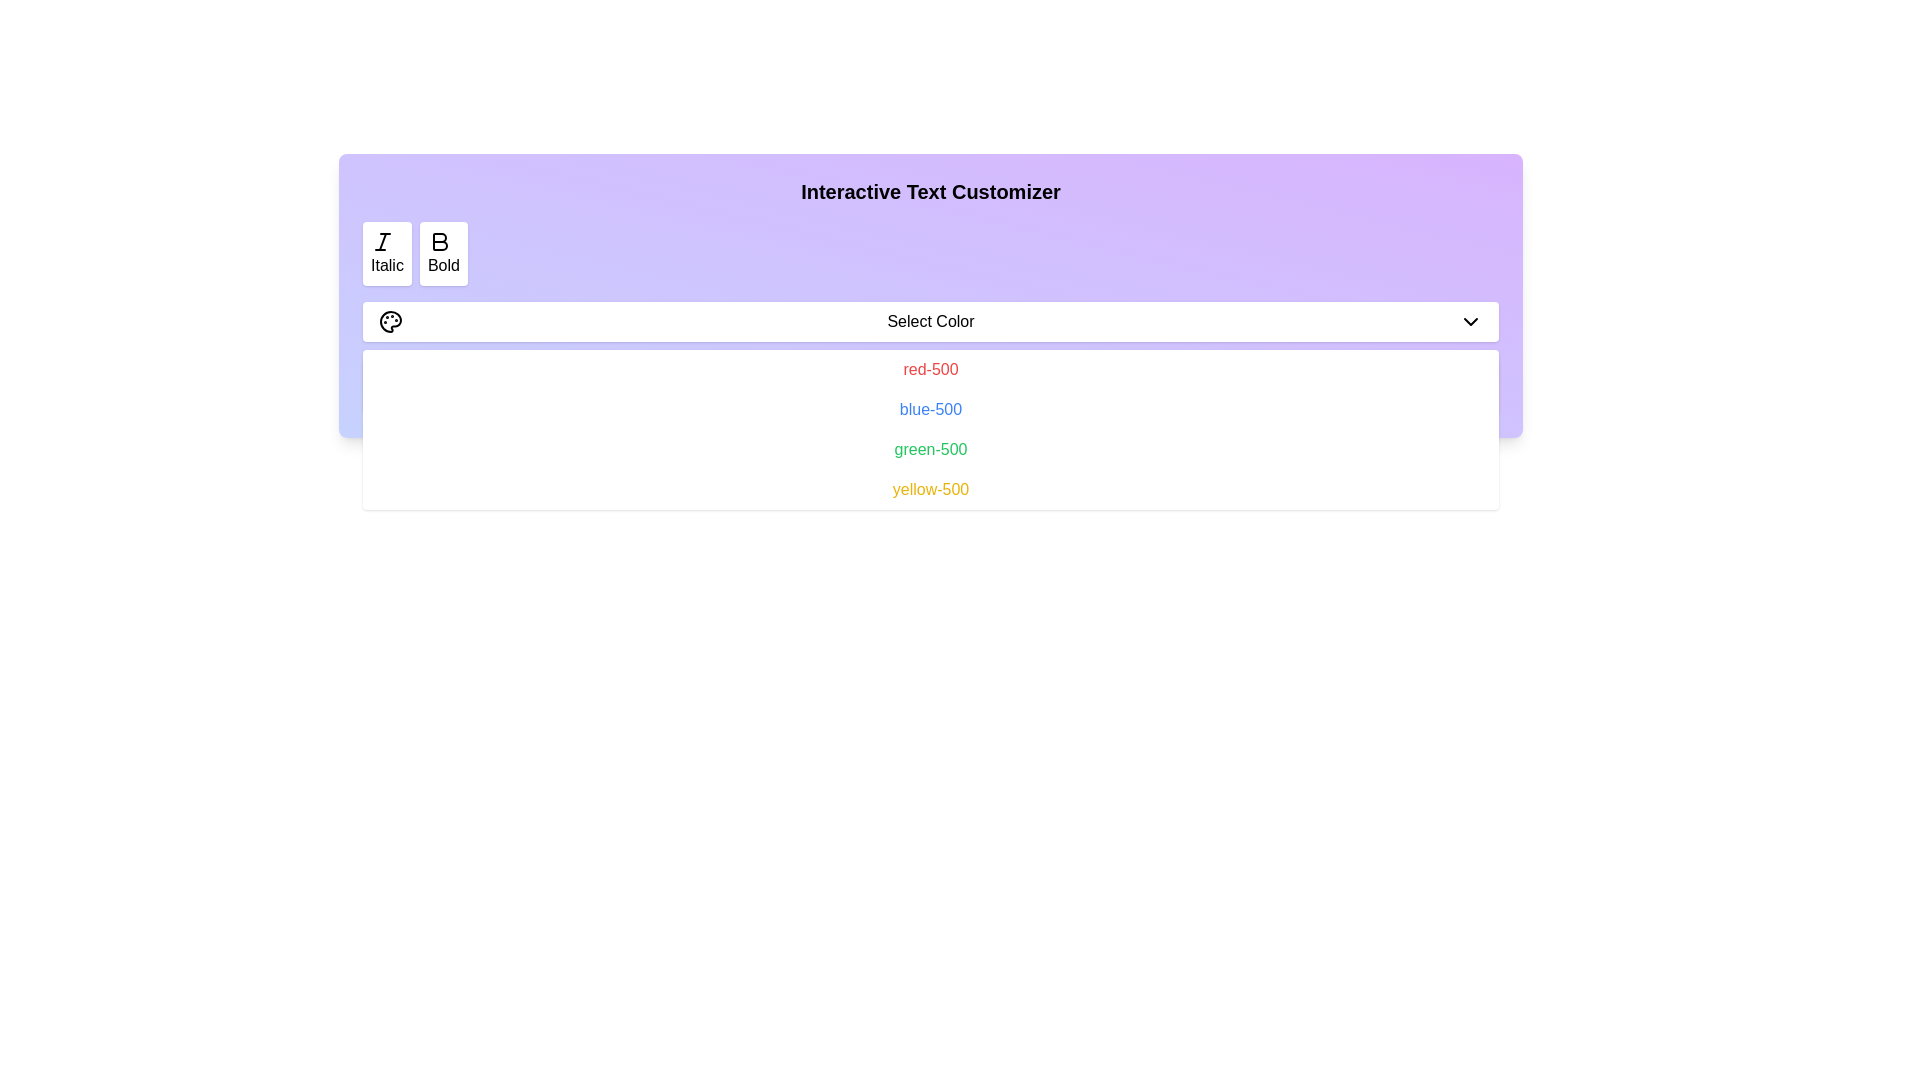 This screenshot has height=1080, width=1920. I want to click on the 'Bold' button, which is a rectangular button with a white background and rounded corners, displaying the label 'Bold' and an icon of the letter 'B' in bold font style, so click(442, 253).